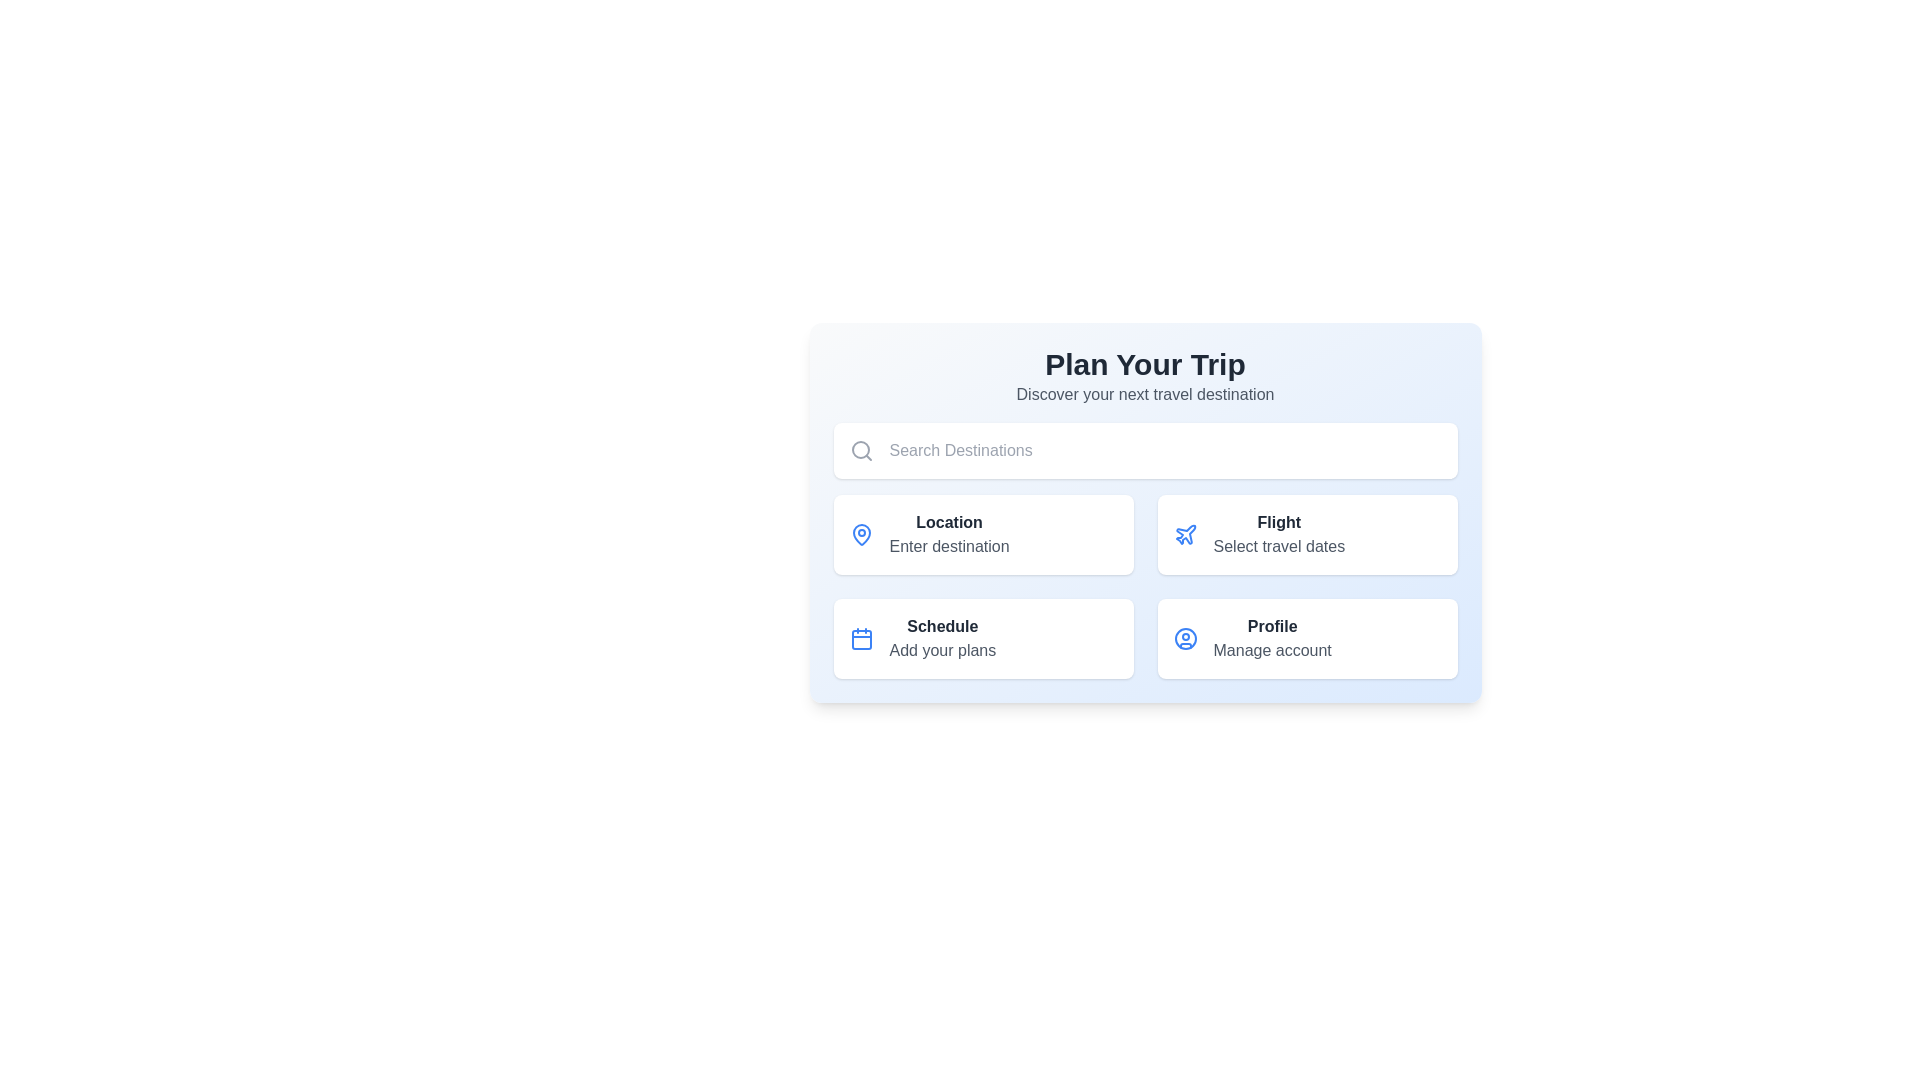 The image size is (1920, 1080). I want to click on the text label element that says 'Add your plans', which is styled in gray and located directly below the 'Schedule' text label in the bottom-left card section, so click(941, 651).